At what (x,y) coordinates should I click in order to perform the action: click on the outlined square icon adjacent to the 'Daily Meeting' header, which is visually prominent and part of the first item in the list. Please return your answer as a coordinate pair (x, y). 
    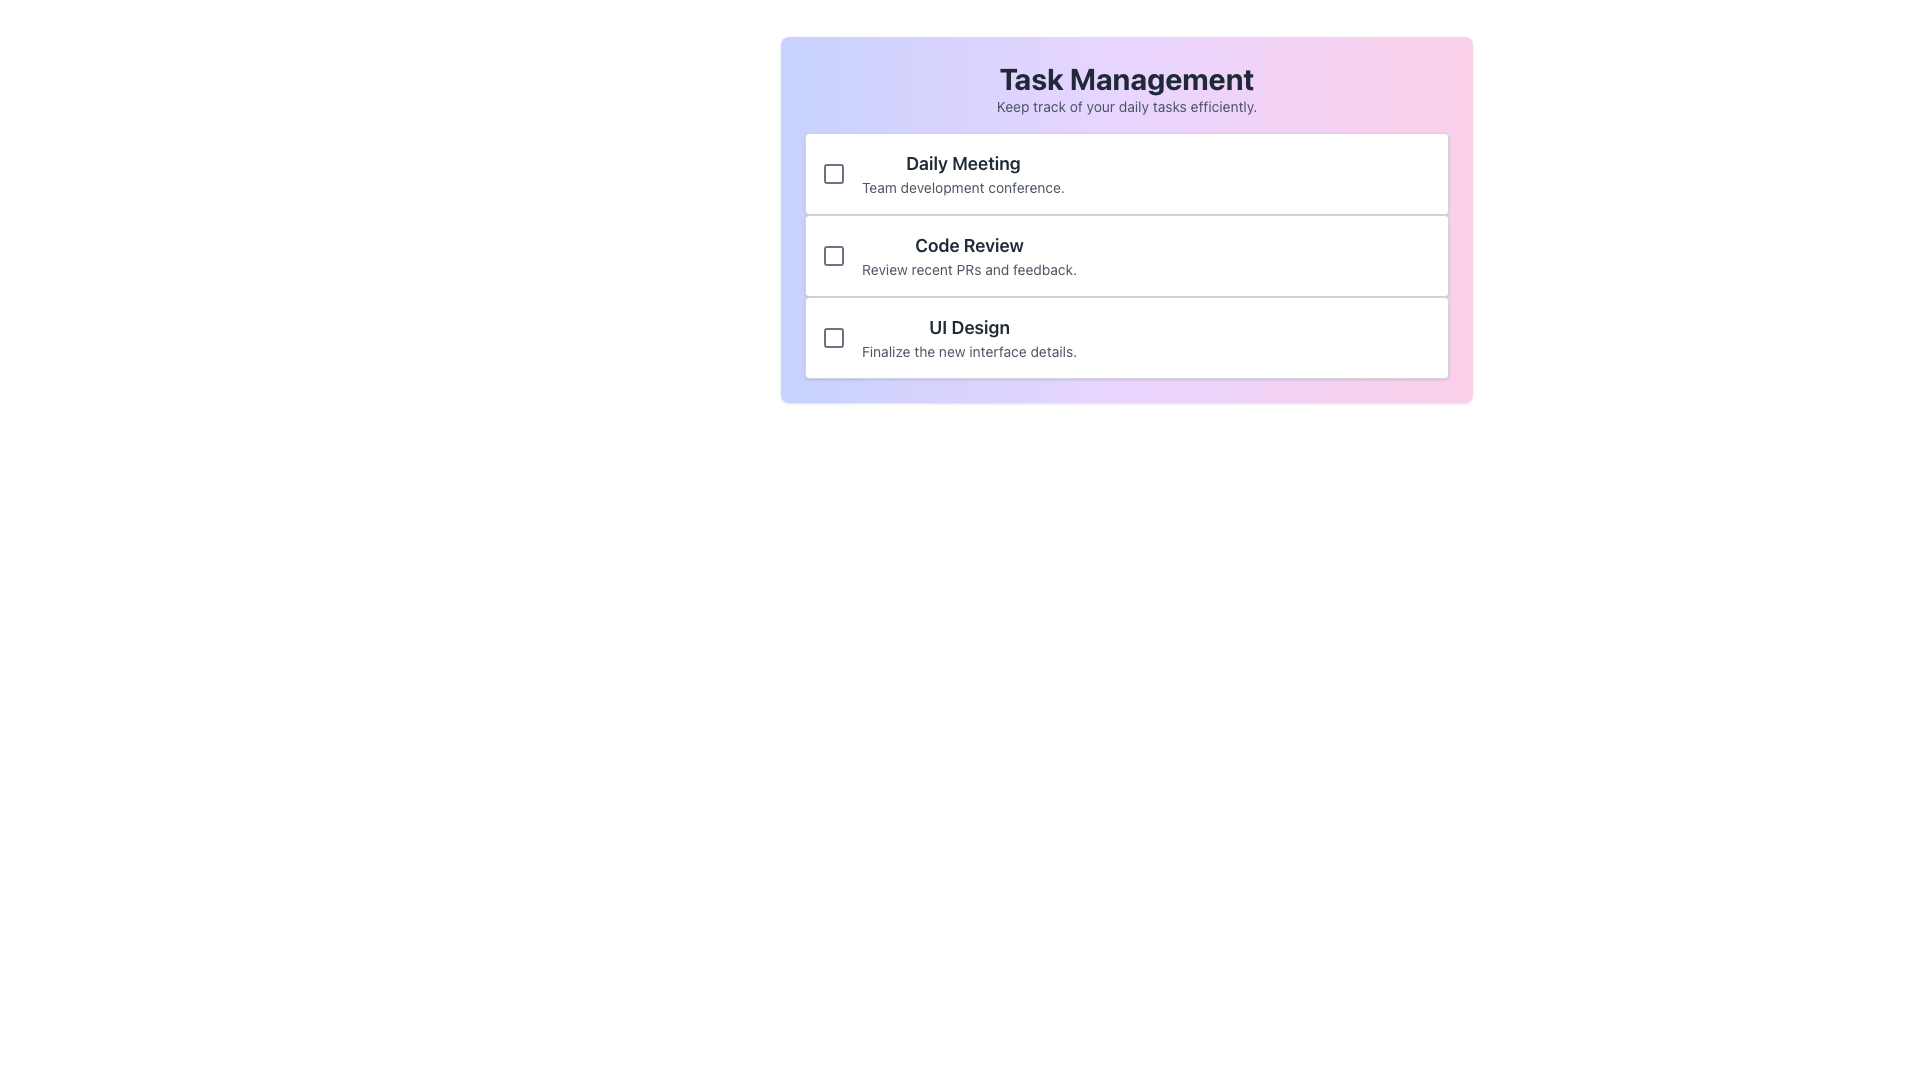
    Looking at the image, I should click on (834, 172).